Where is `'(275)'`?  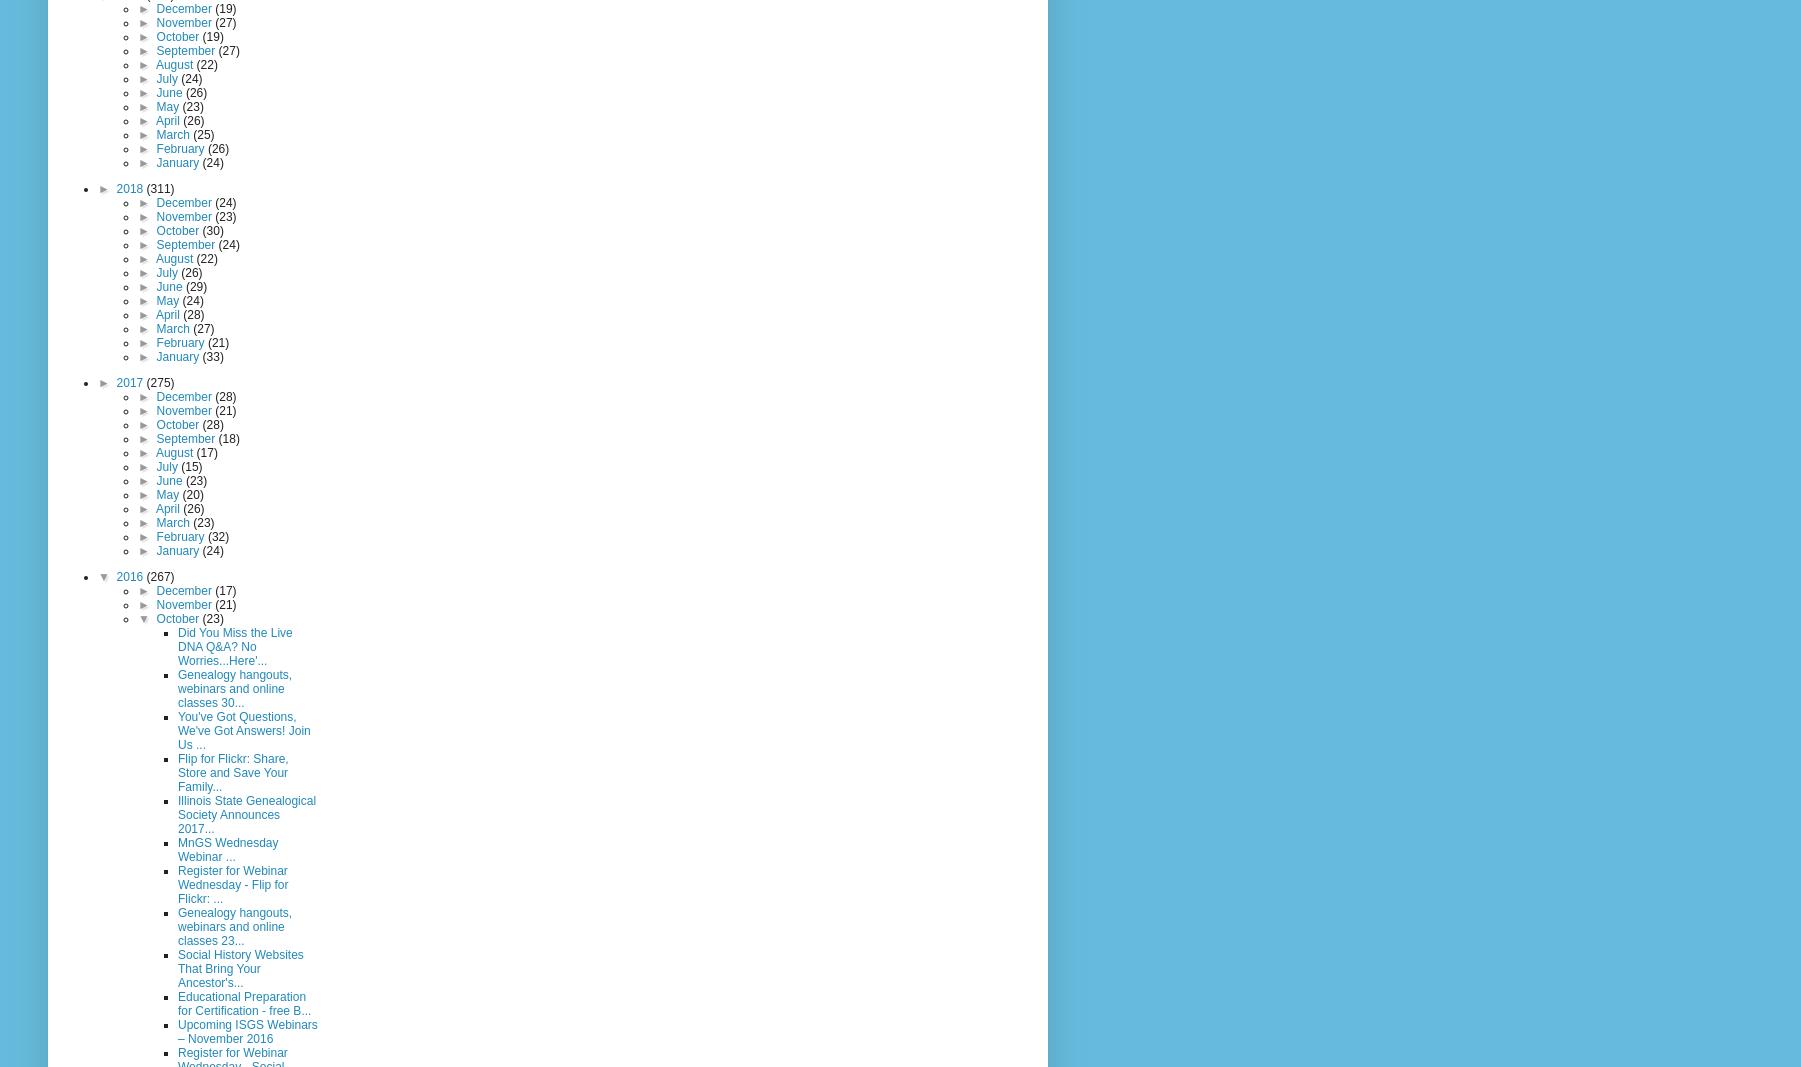 '(275)' is located at coordinates (159, 380).